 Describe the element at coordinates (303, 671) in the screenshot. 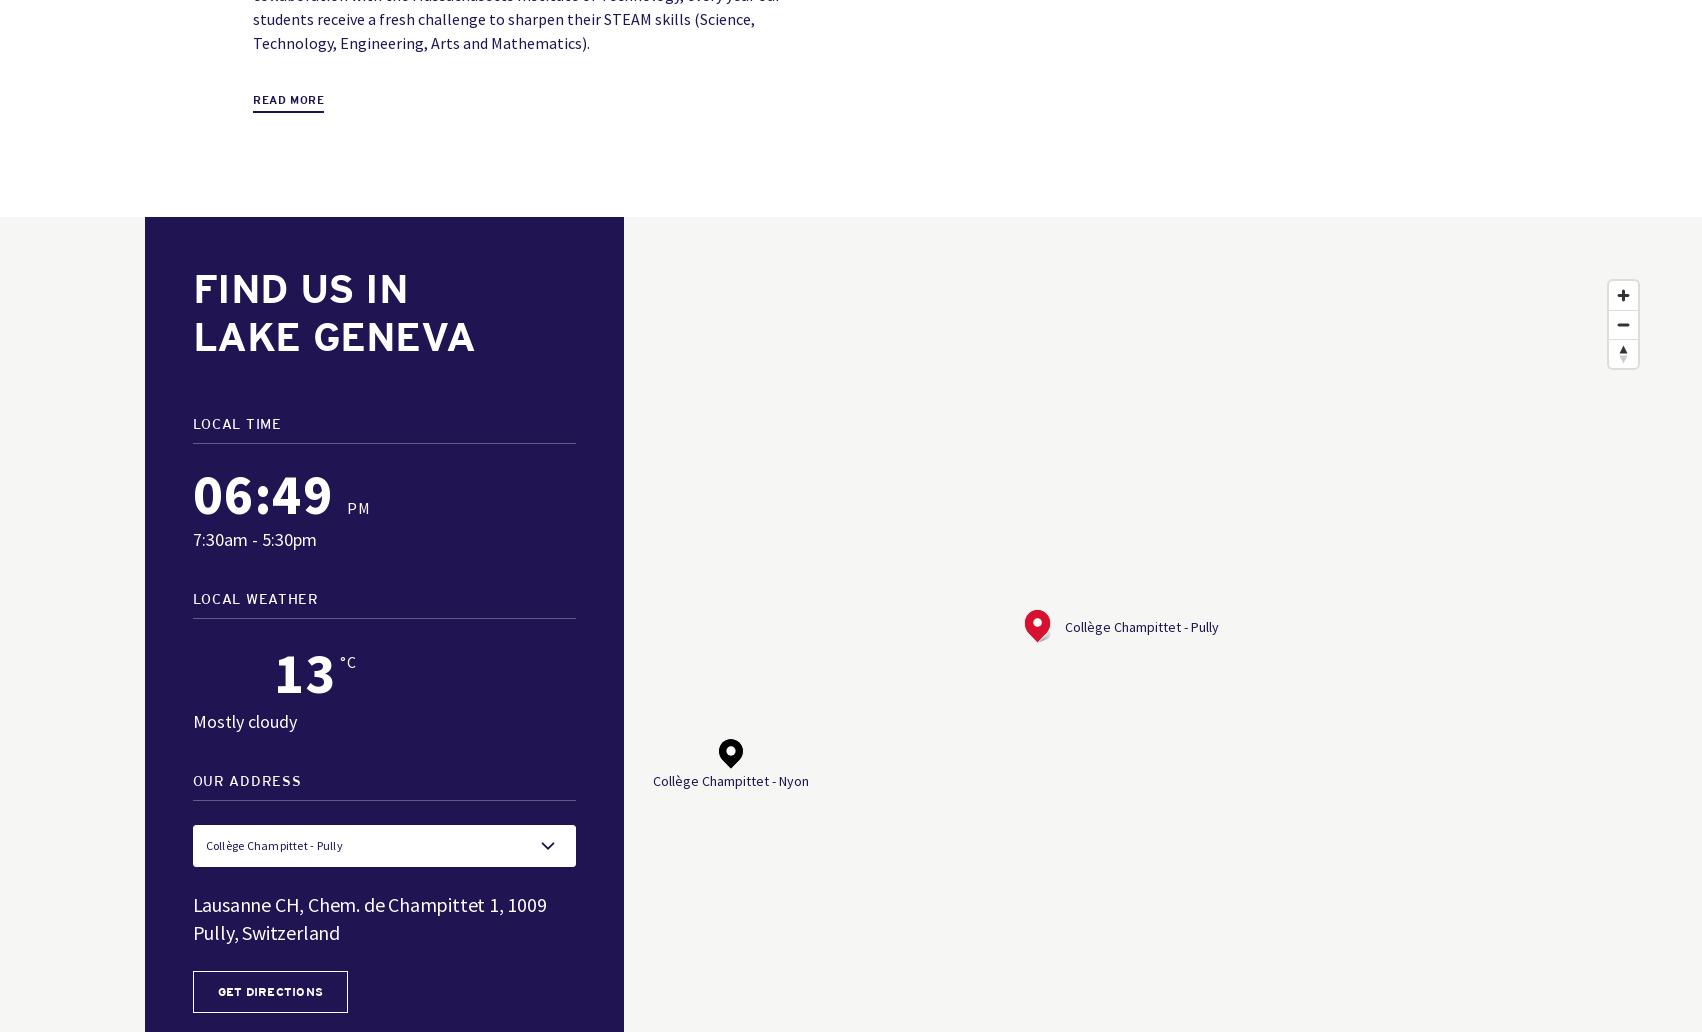

I see `'13'` at that location.